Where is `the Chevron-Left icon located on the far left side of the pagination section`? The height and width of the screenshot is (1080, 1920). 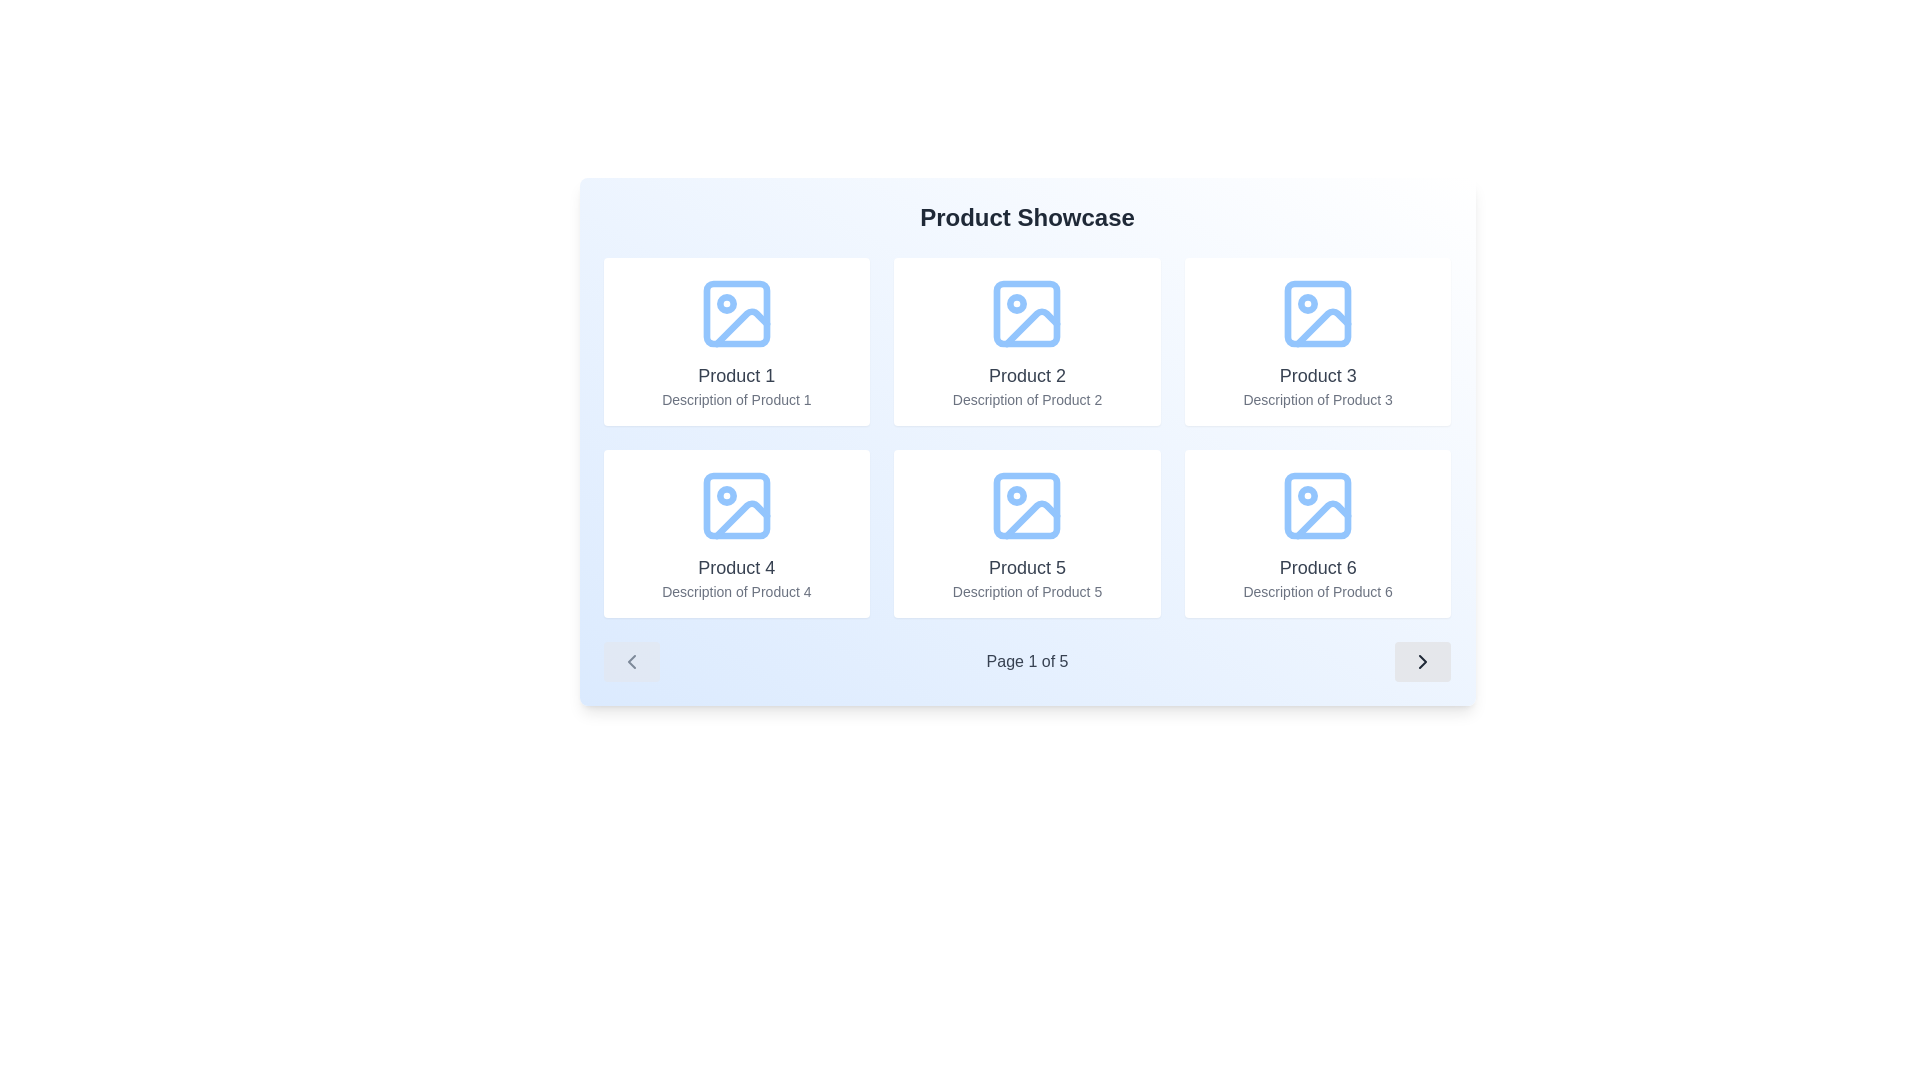
the Chevron-Left icon located on the far left side of the pagination section is located at coordinates (630, 662).